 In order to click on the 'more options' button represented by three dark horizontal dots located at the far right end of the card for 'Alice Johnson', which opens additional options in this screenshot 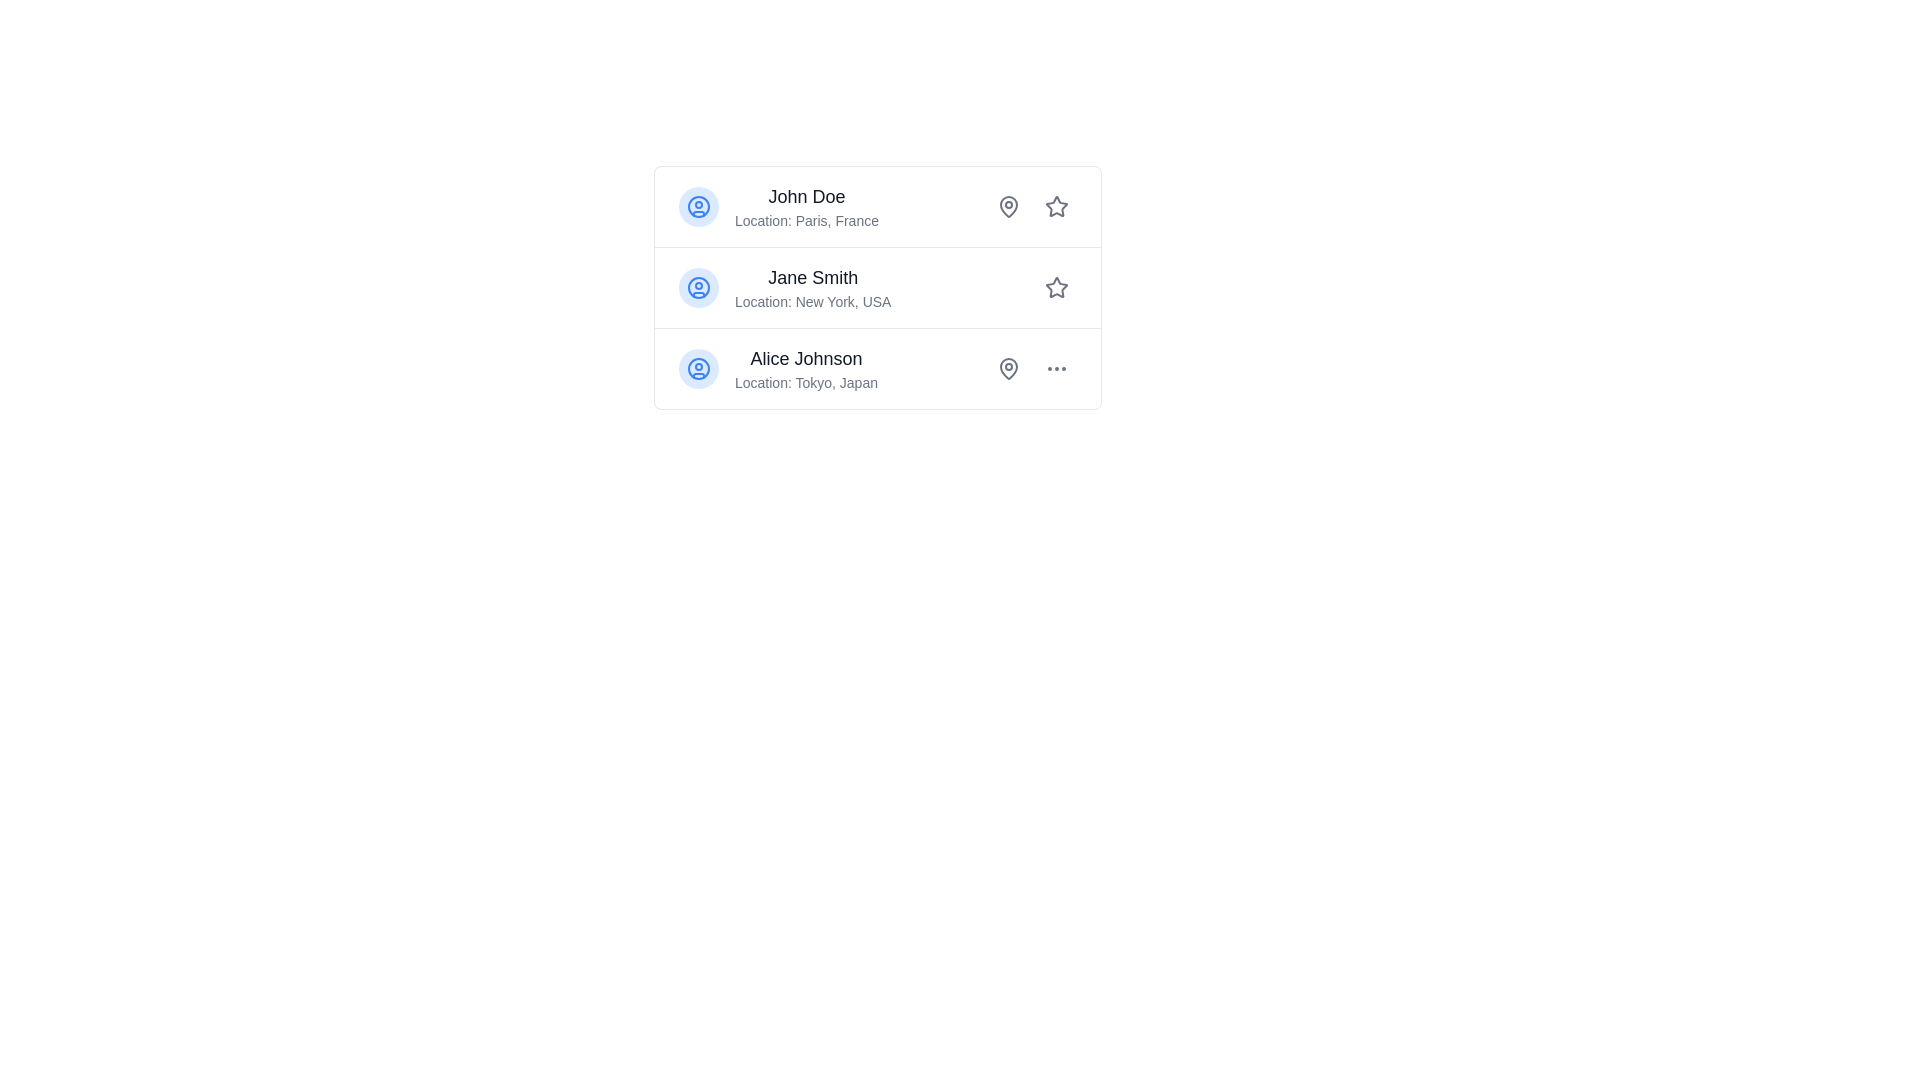, I will do `click(1055, 369)`.